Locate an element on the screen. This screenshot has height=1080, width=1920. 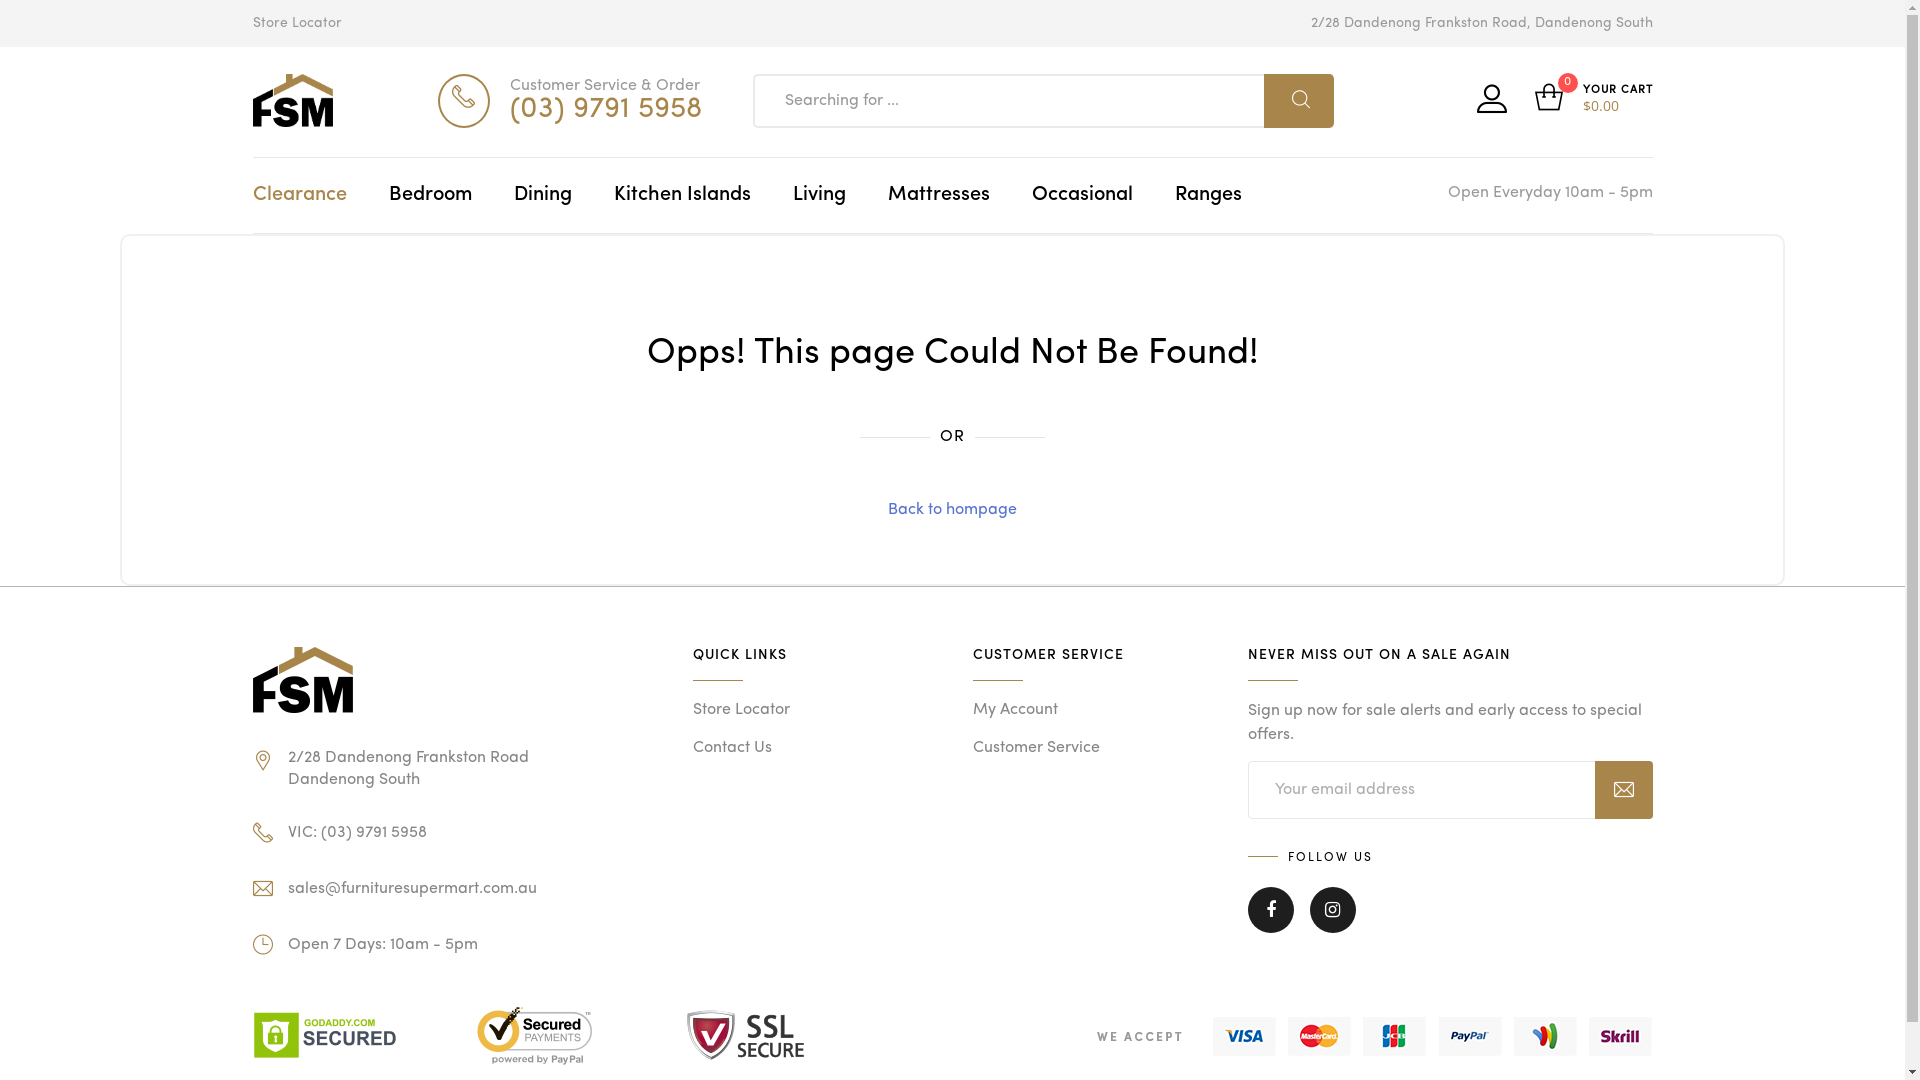
'Dining' is located at coordinates (513, 195).